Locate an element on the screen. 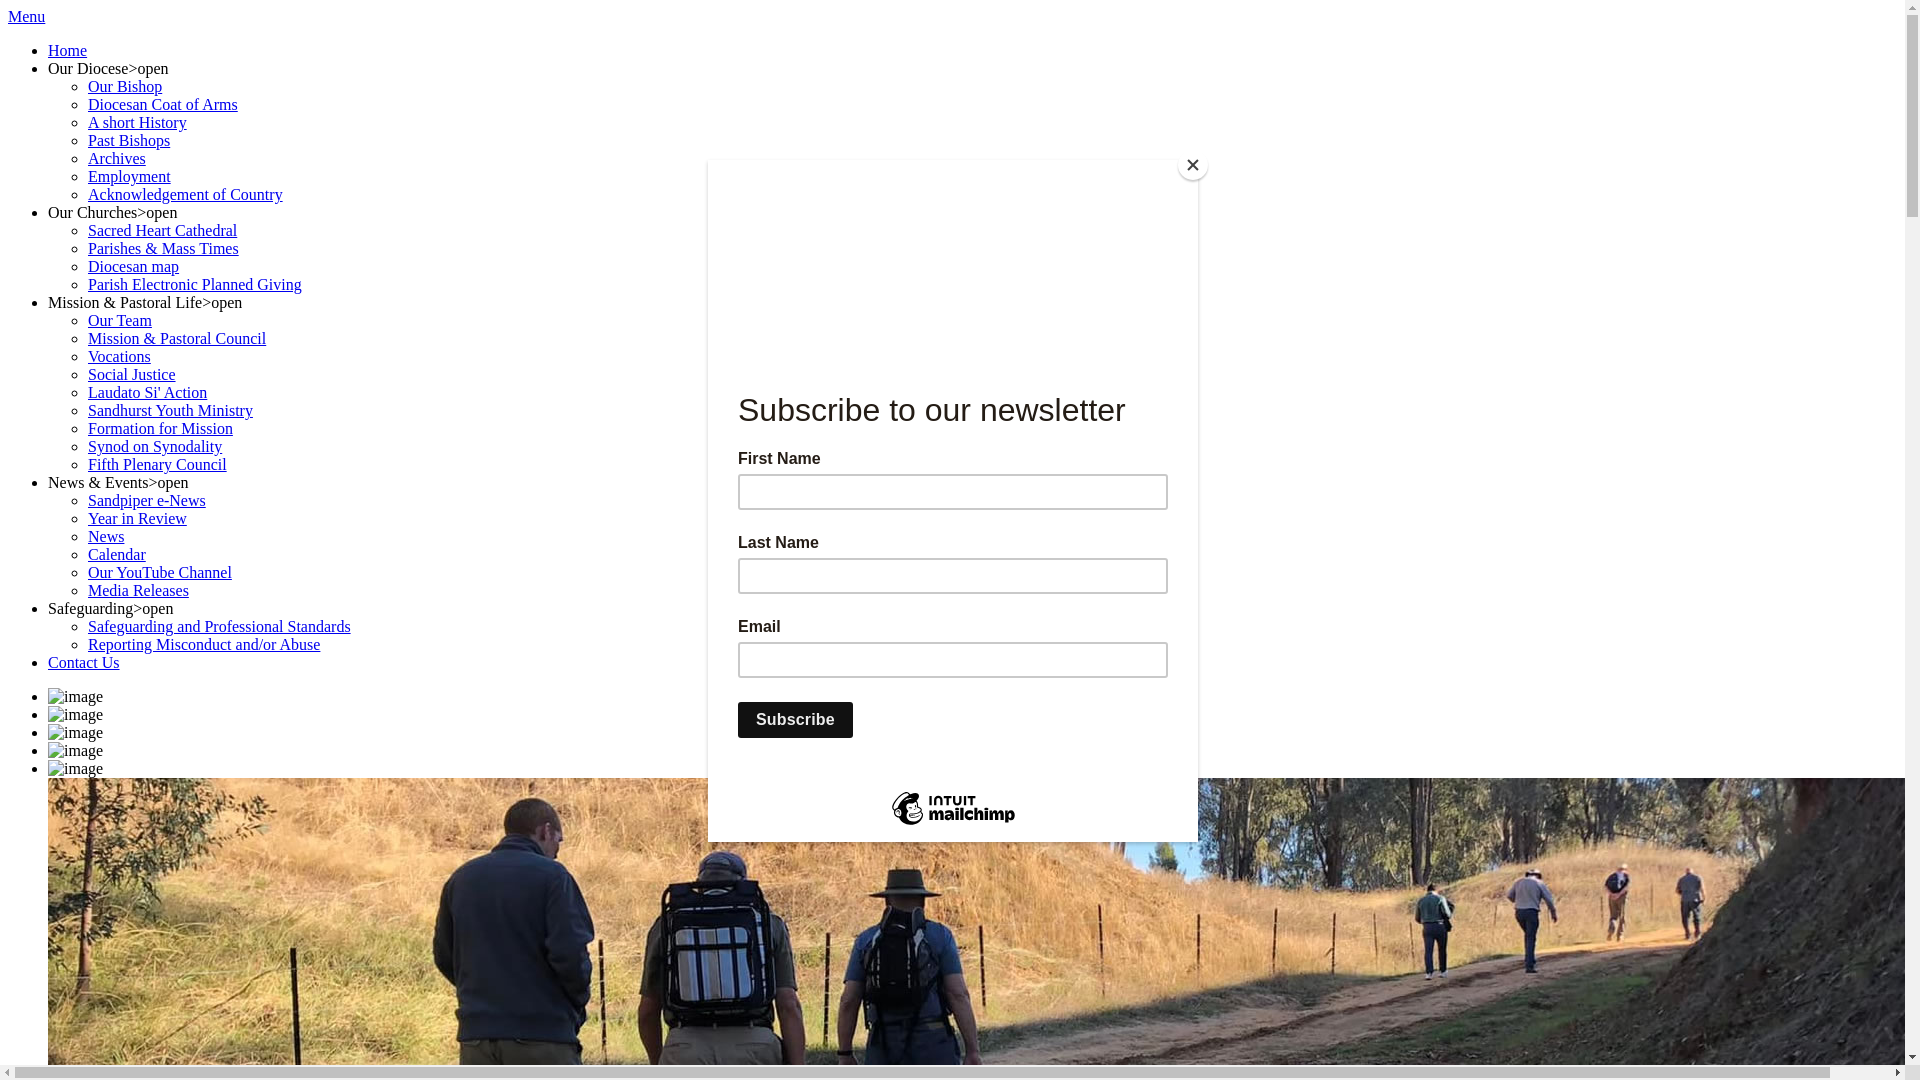 The height and width of the screenshot is (1080, 1920). 'Archives' is located at coordinates (86, 157).